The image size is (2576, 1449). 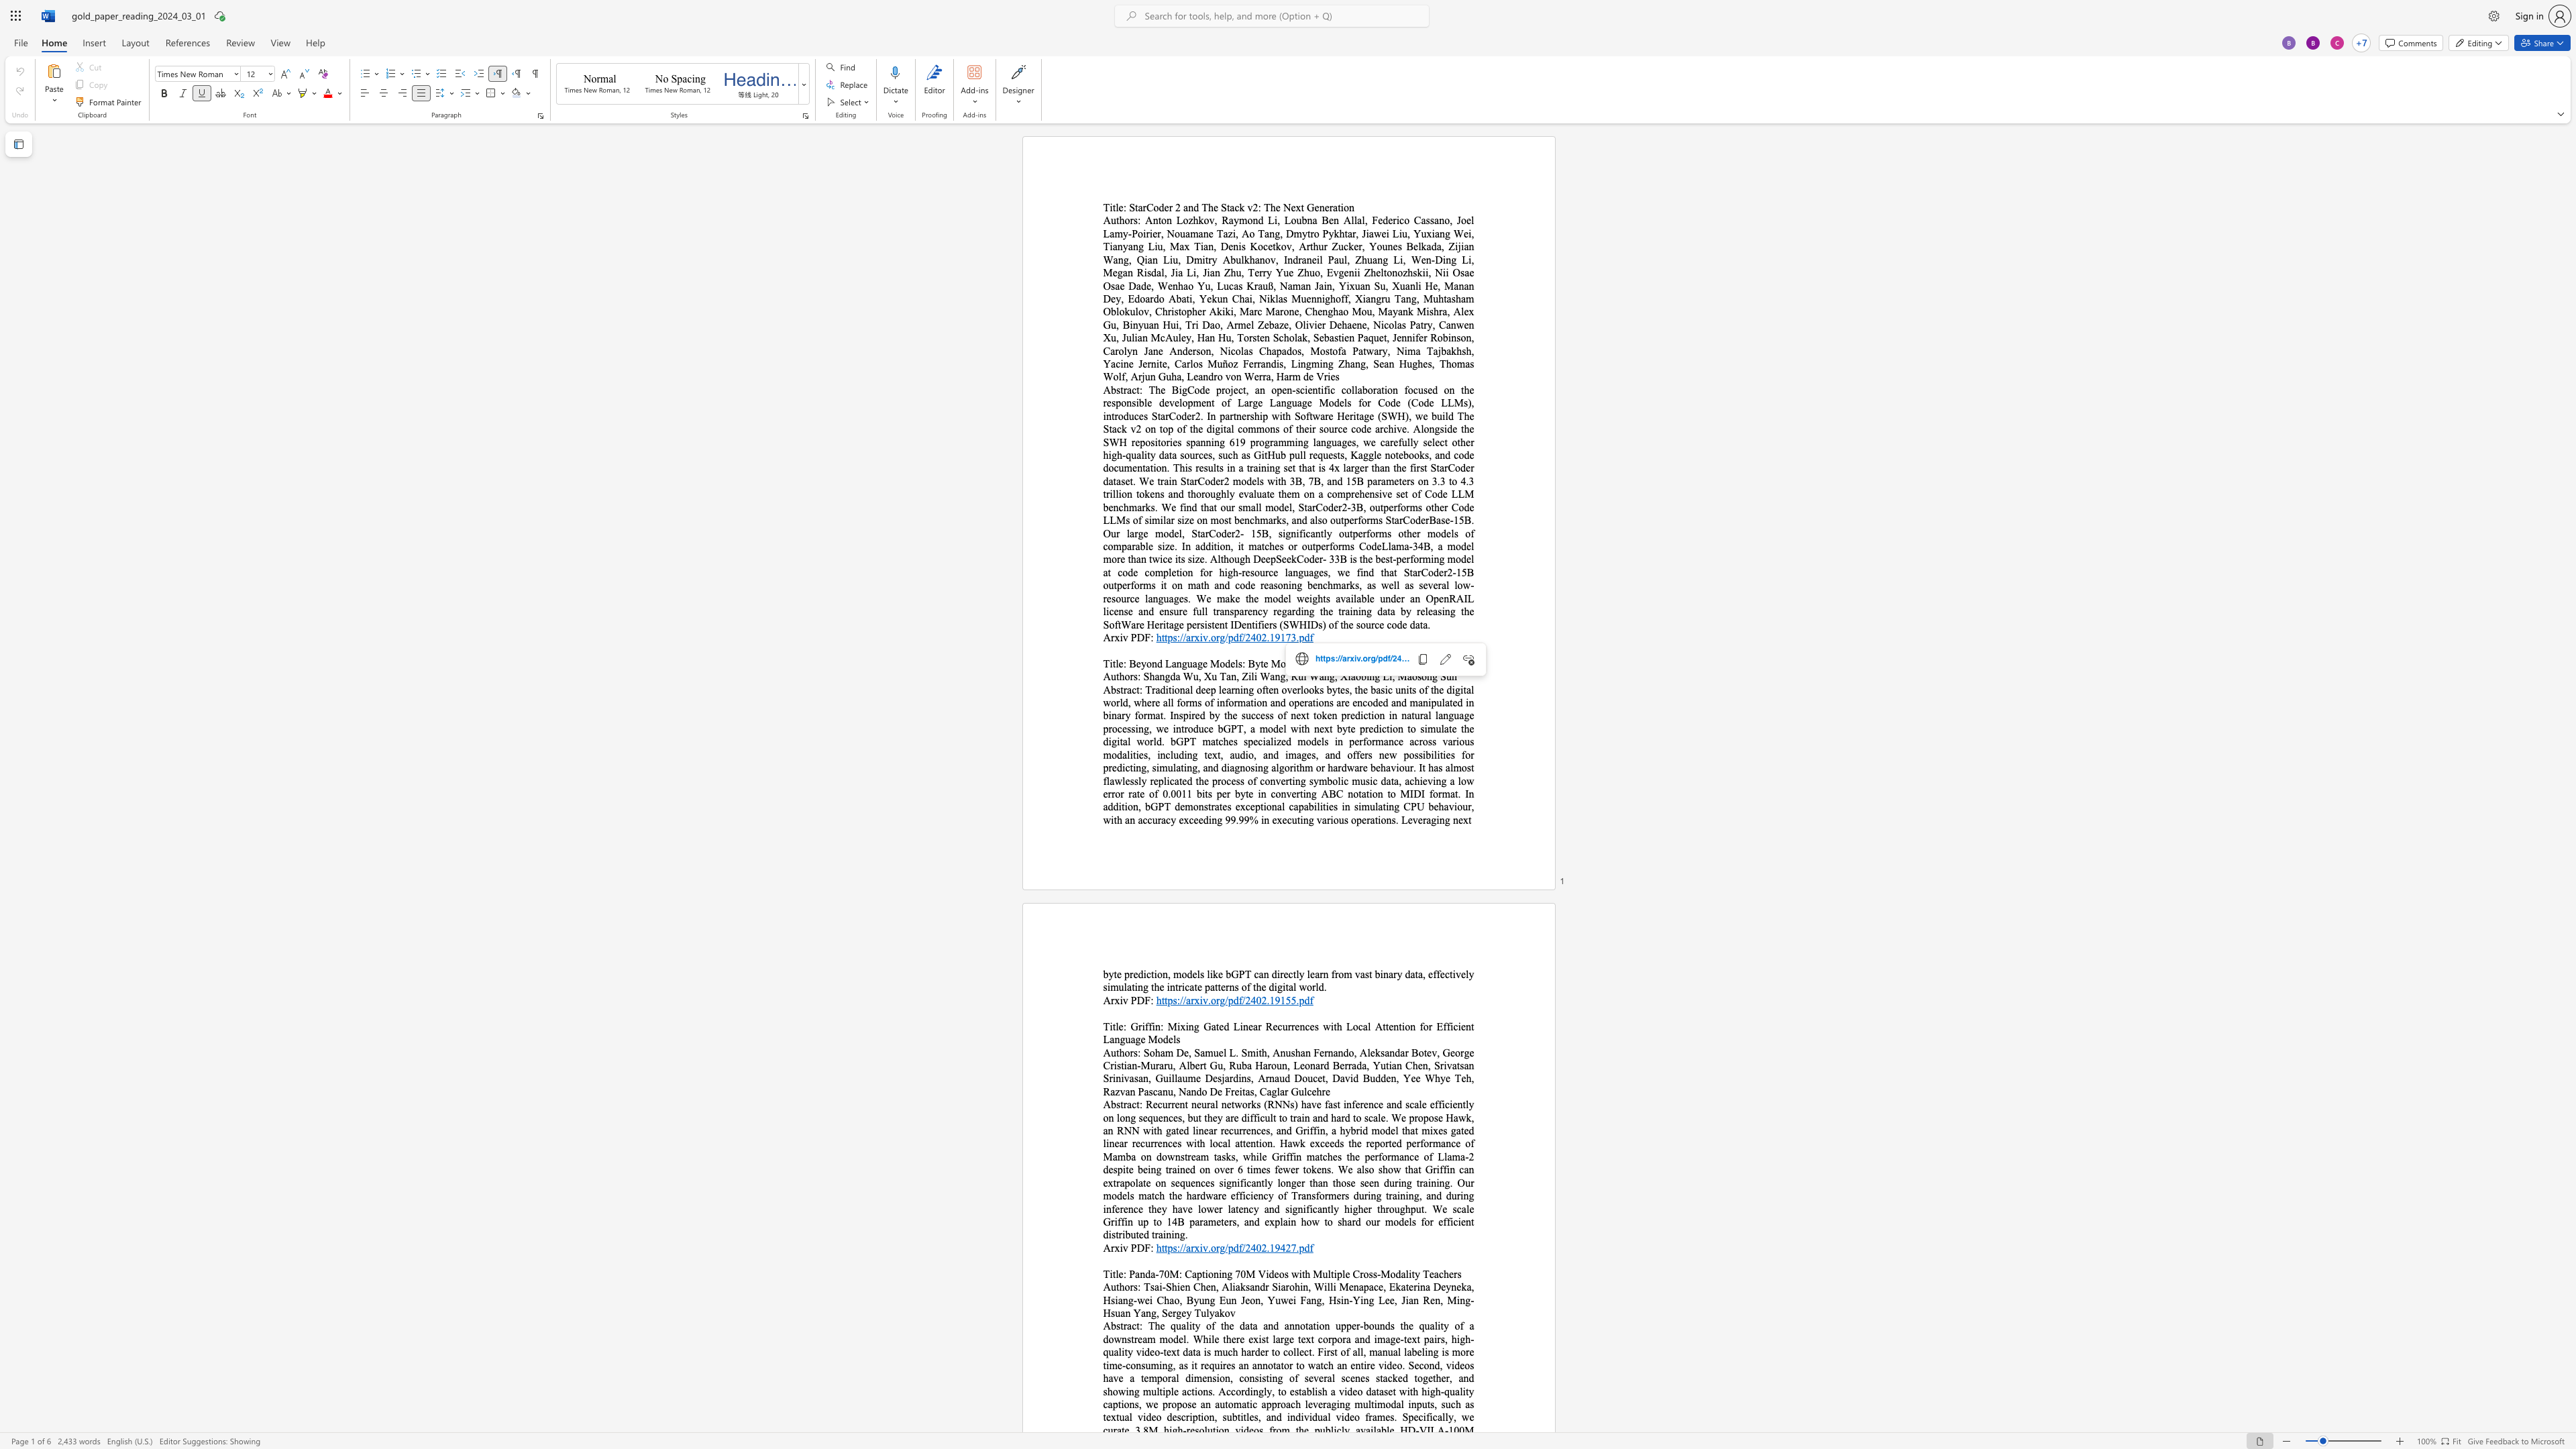 I want to click on the space between the continuous character "W" and "a" in the text, so click(x=1268, y=676).